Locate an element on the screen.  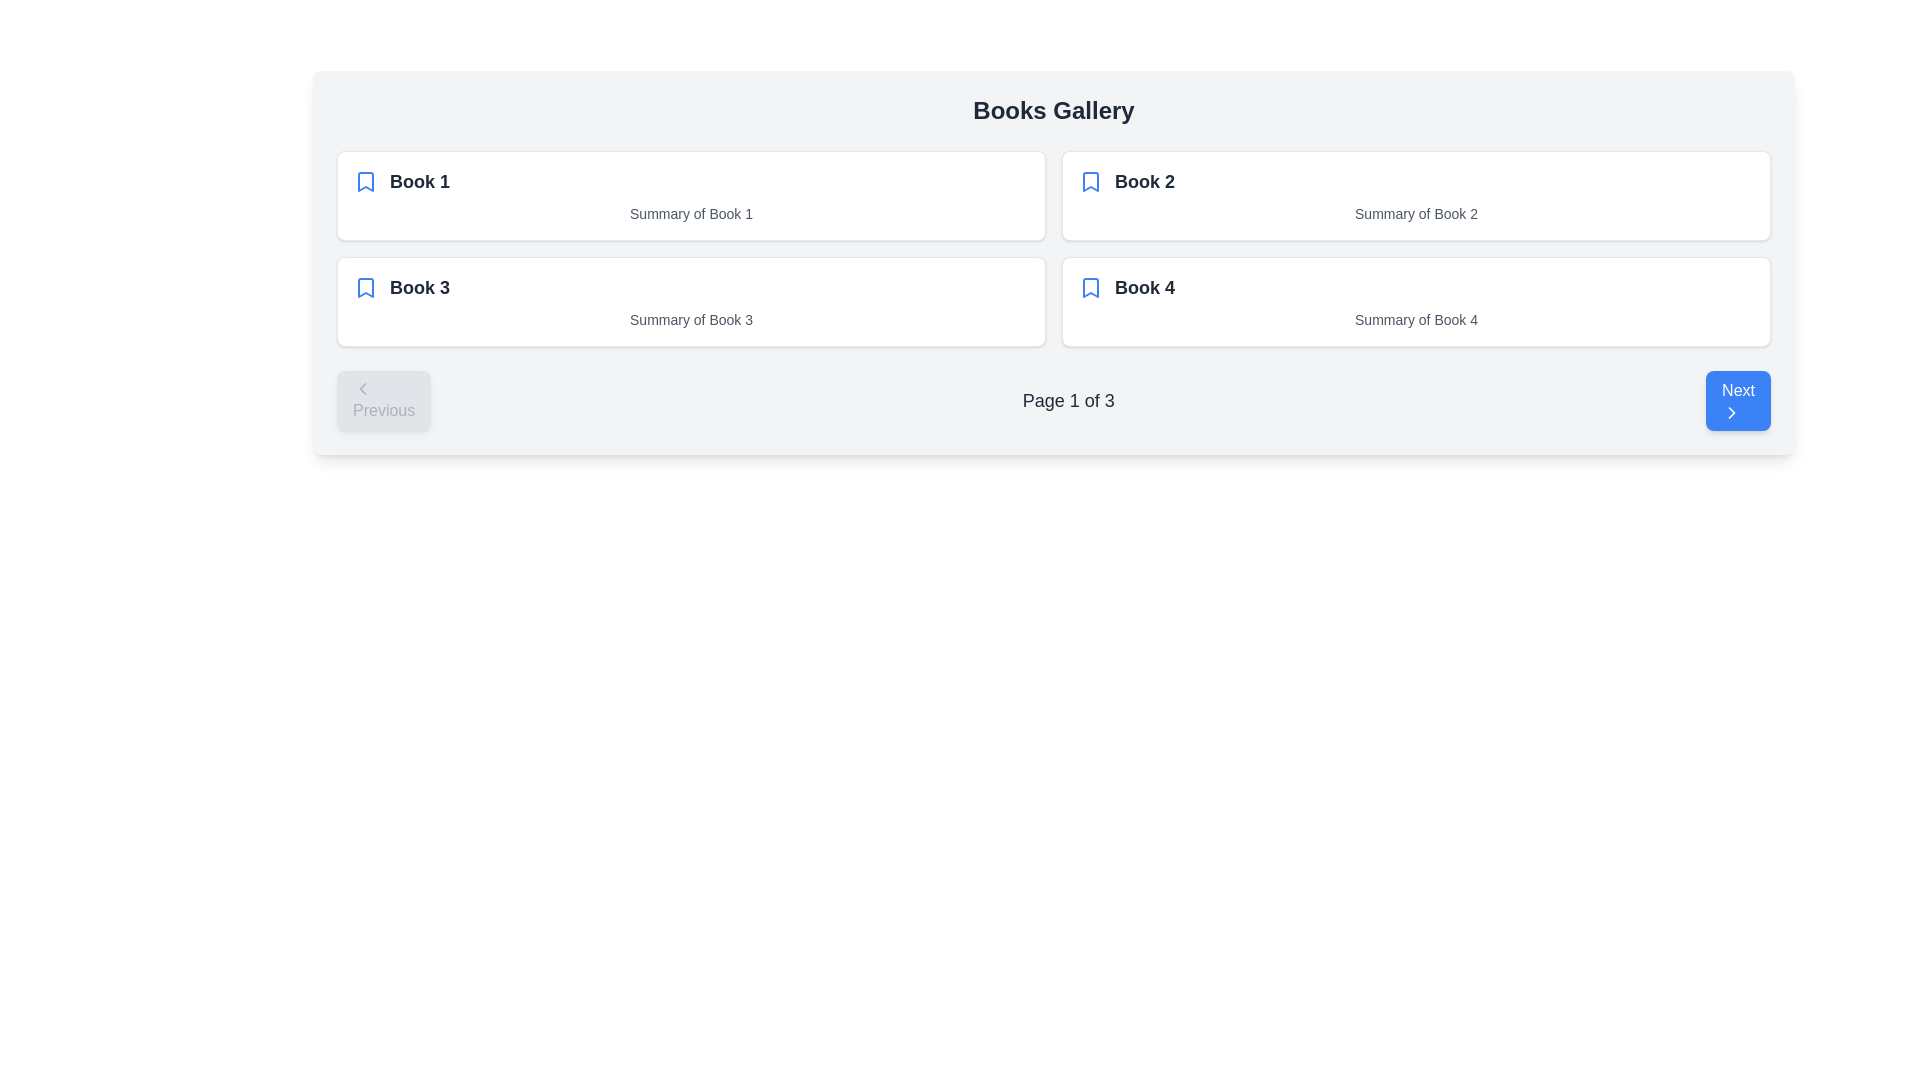
the navigational button is located at coordinates (1737, 401).